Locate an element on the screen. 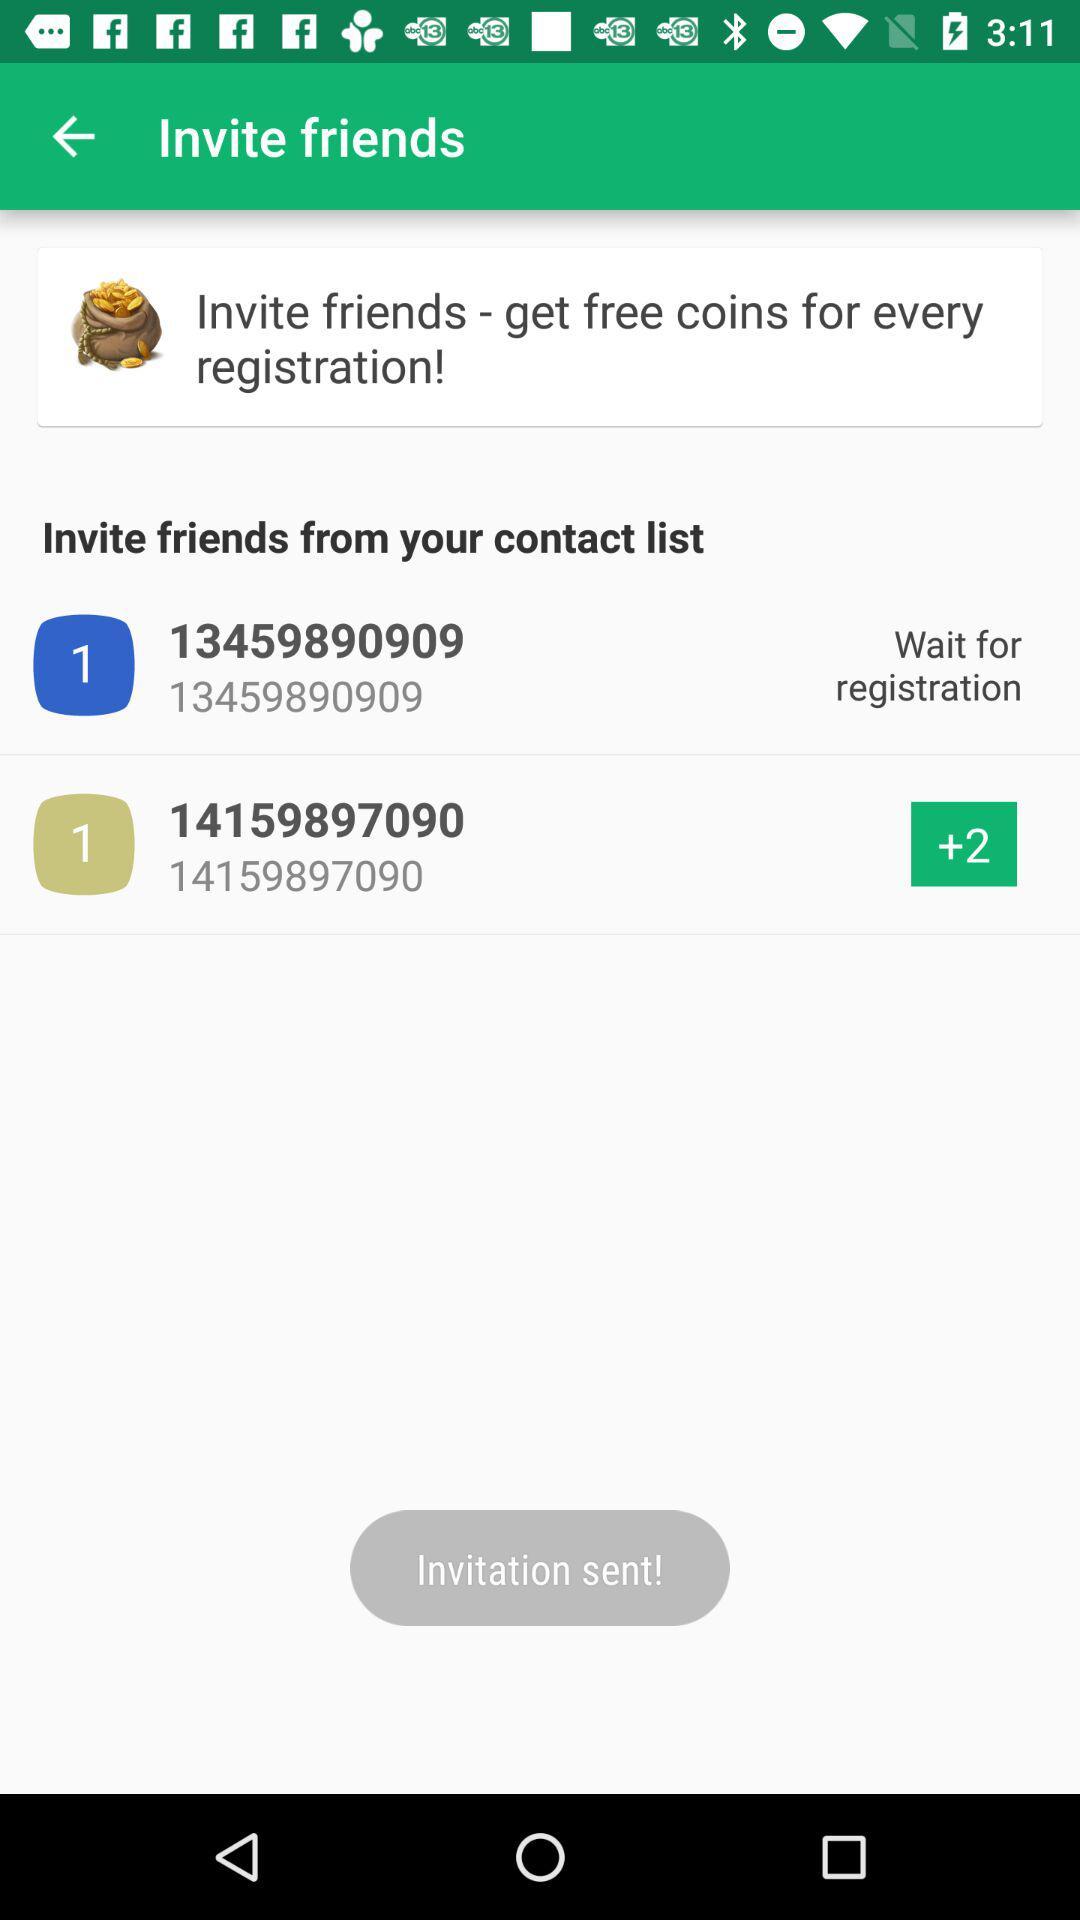 Image resolution: width=1080 pixels, height=1920 pixels. the item below wait for is located at coordinates (963, 844).